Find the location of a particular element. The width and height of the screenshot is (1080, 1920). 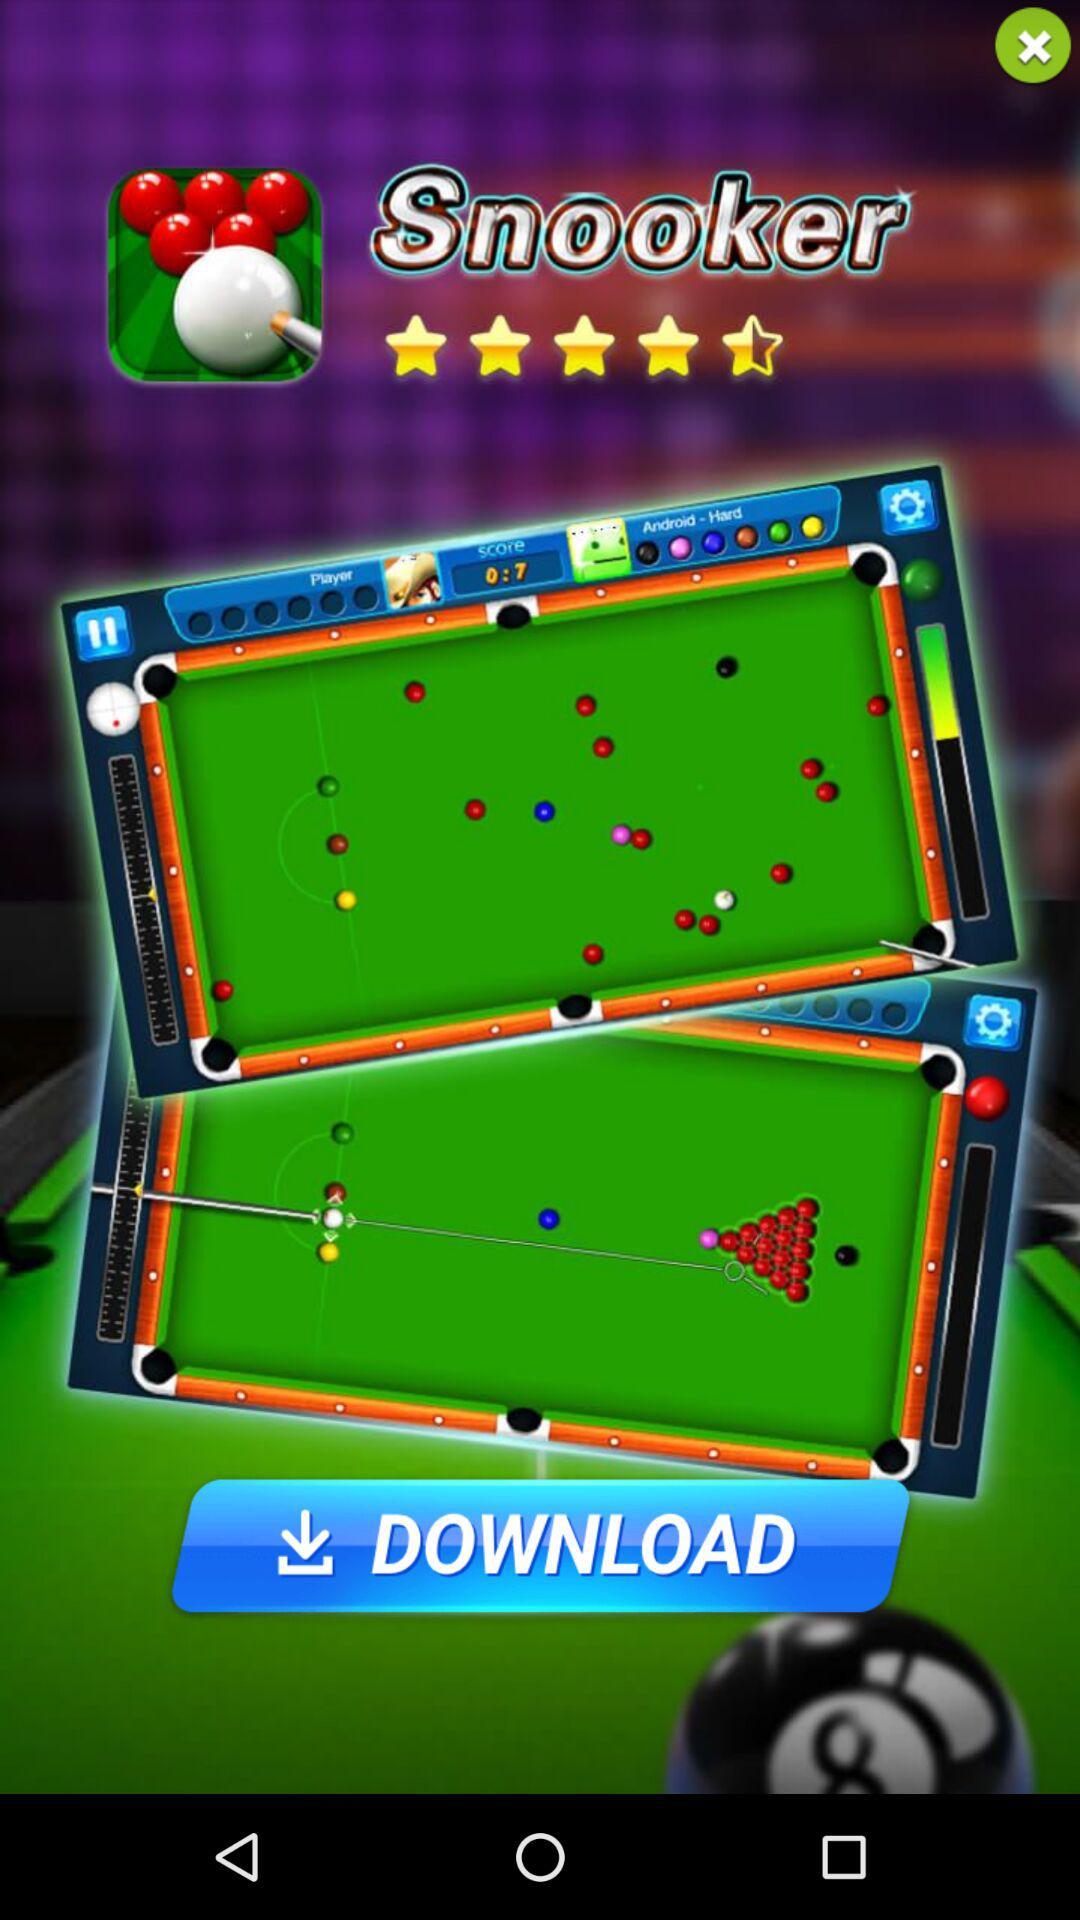

open popup is located at coordinates (1033, 46).